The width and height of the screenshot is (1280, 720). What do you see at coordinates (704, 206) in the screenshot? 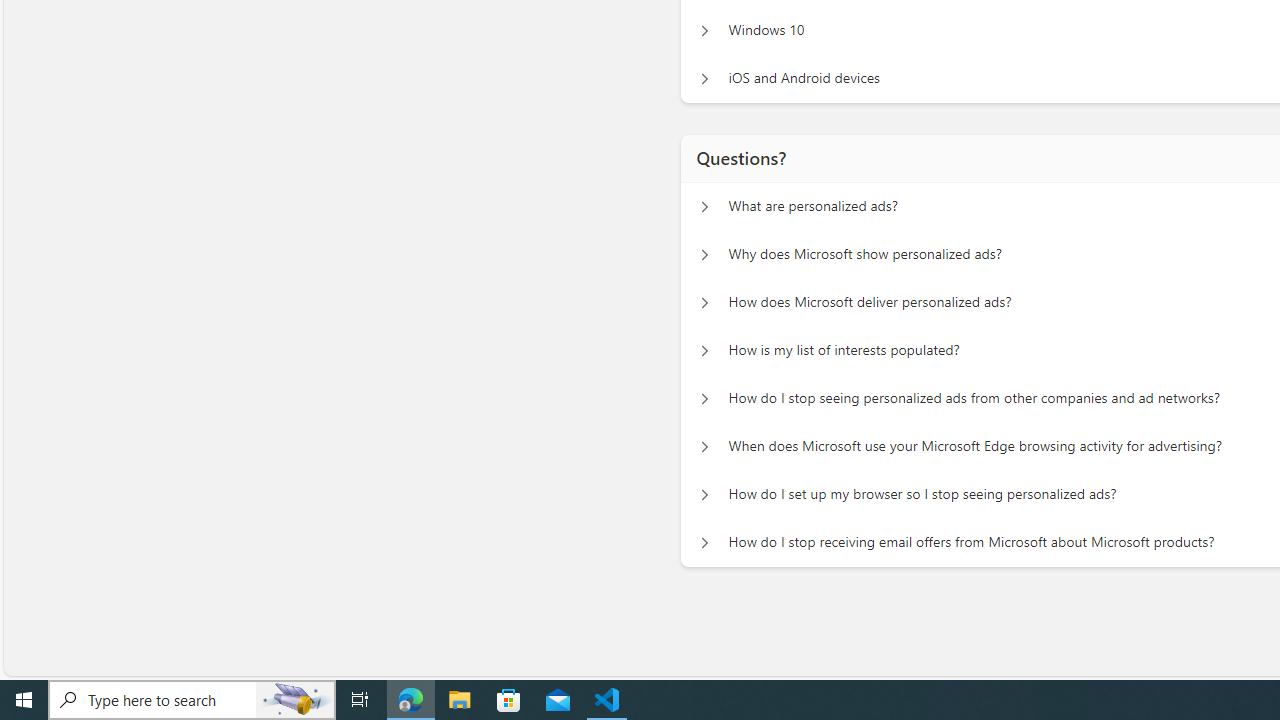
I see `'Questions? What are personalized ads?'` at bounding box center [704, 206].